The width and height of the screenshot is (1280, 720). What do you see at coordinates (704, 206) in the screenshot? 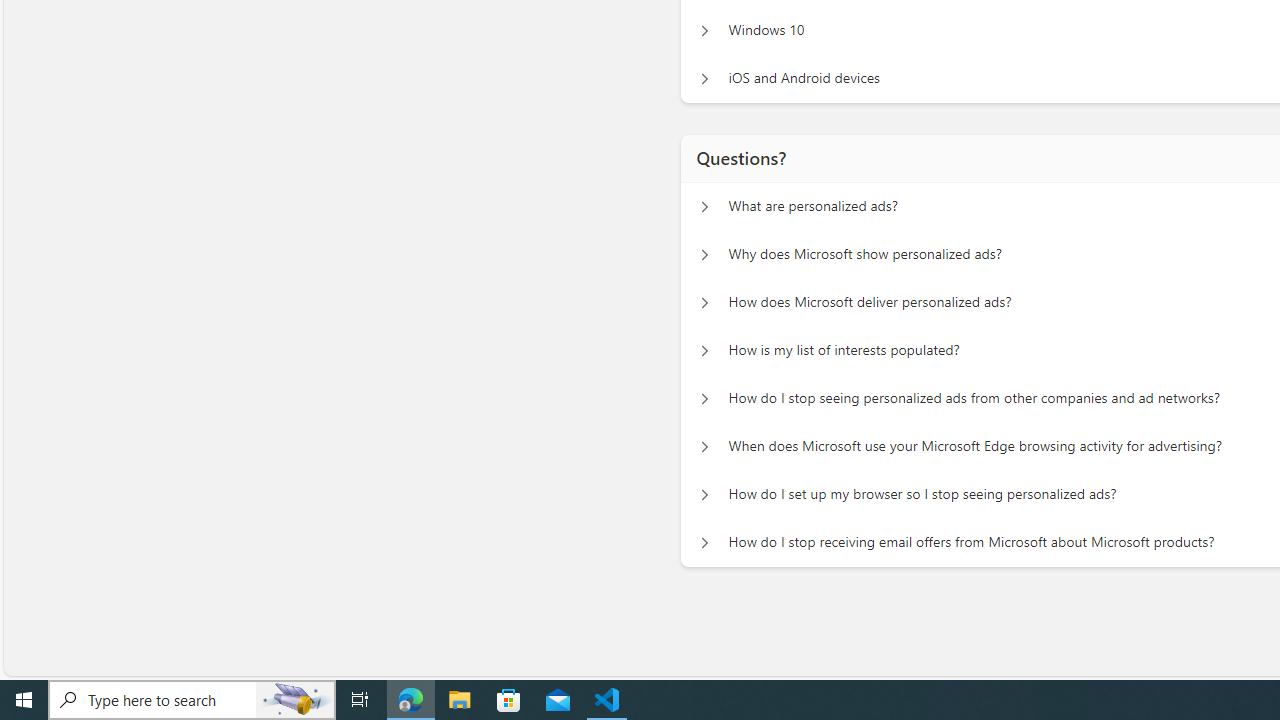
I see `'Questions? What are personalized ads?'` at bounding box center [704, 206].